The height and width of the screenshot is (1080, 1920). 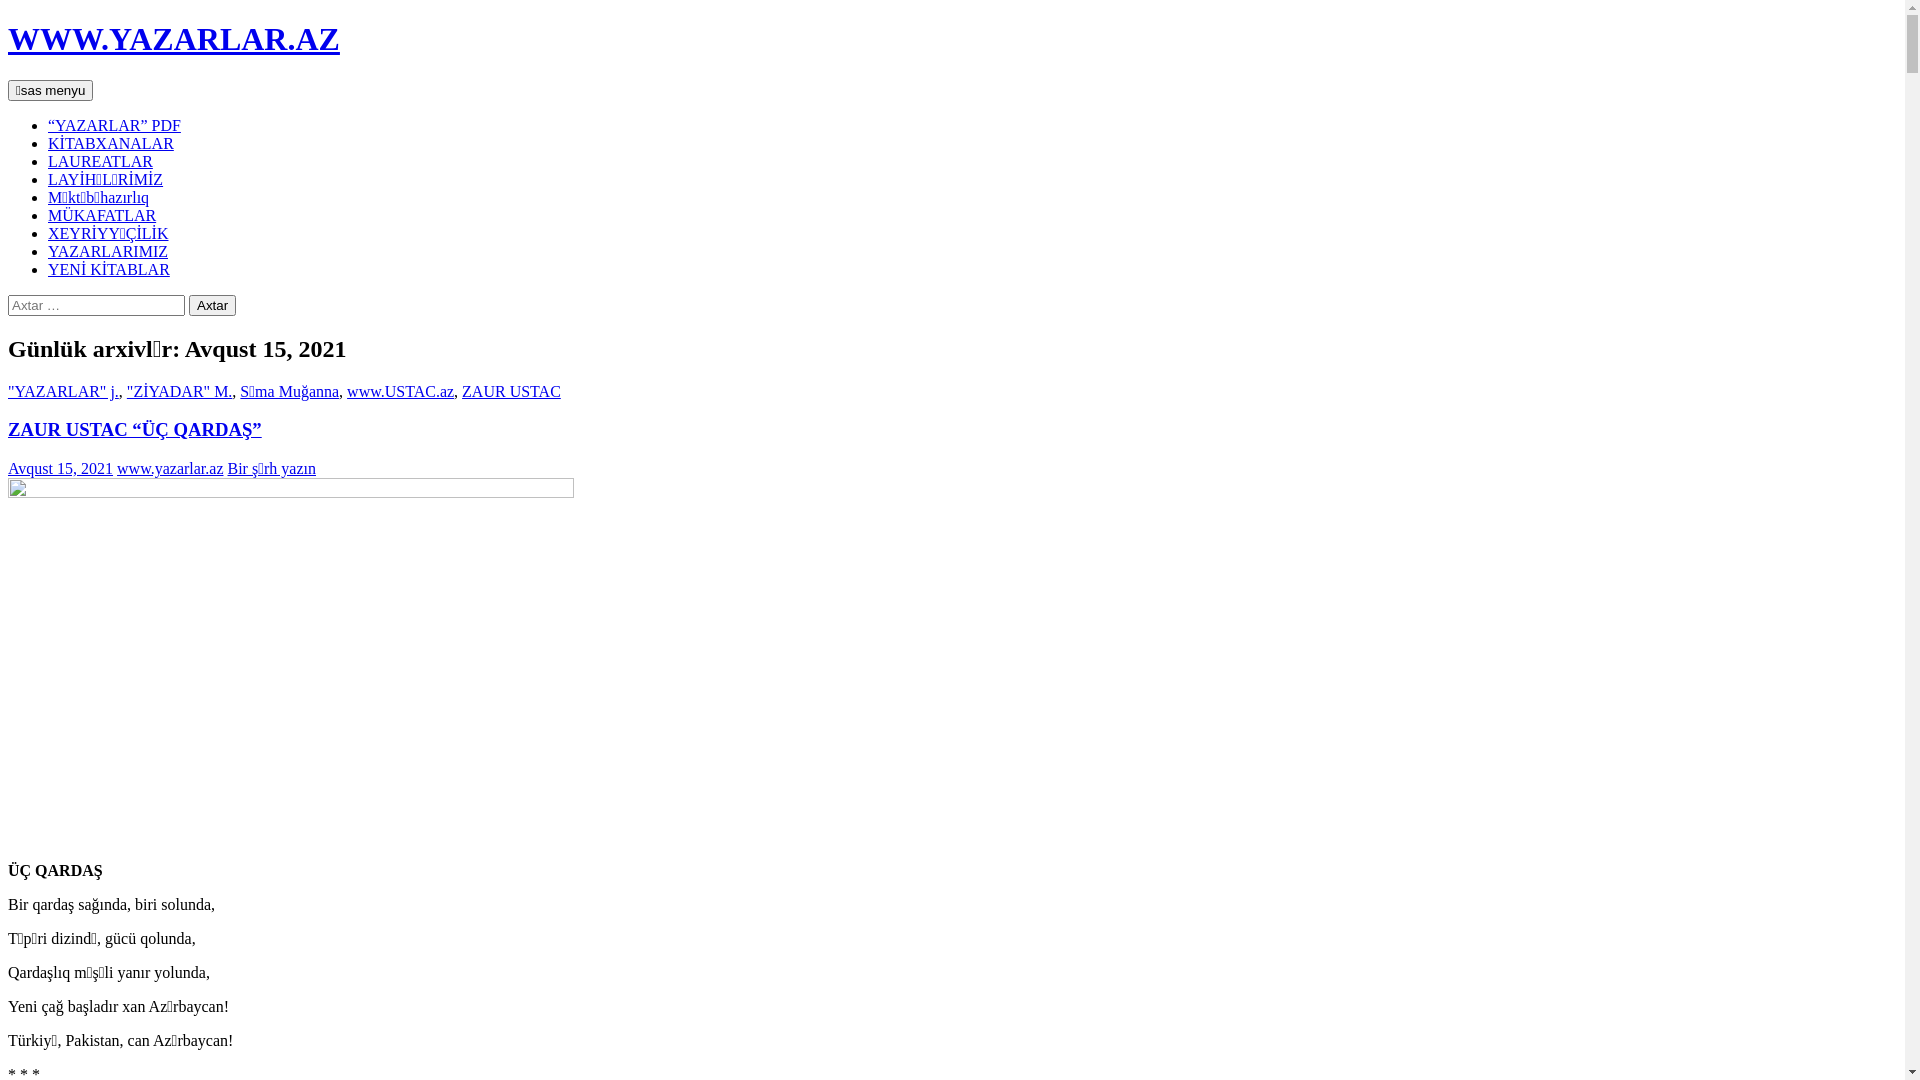 What do you see at coordinates (99, 160) in the screenshot?
I see `'LAUREATLAR'` at bounding box center [99, 160].